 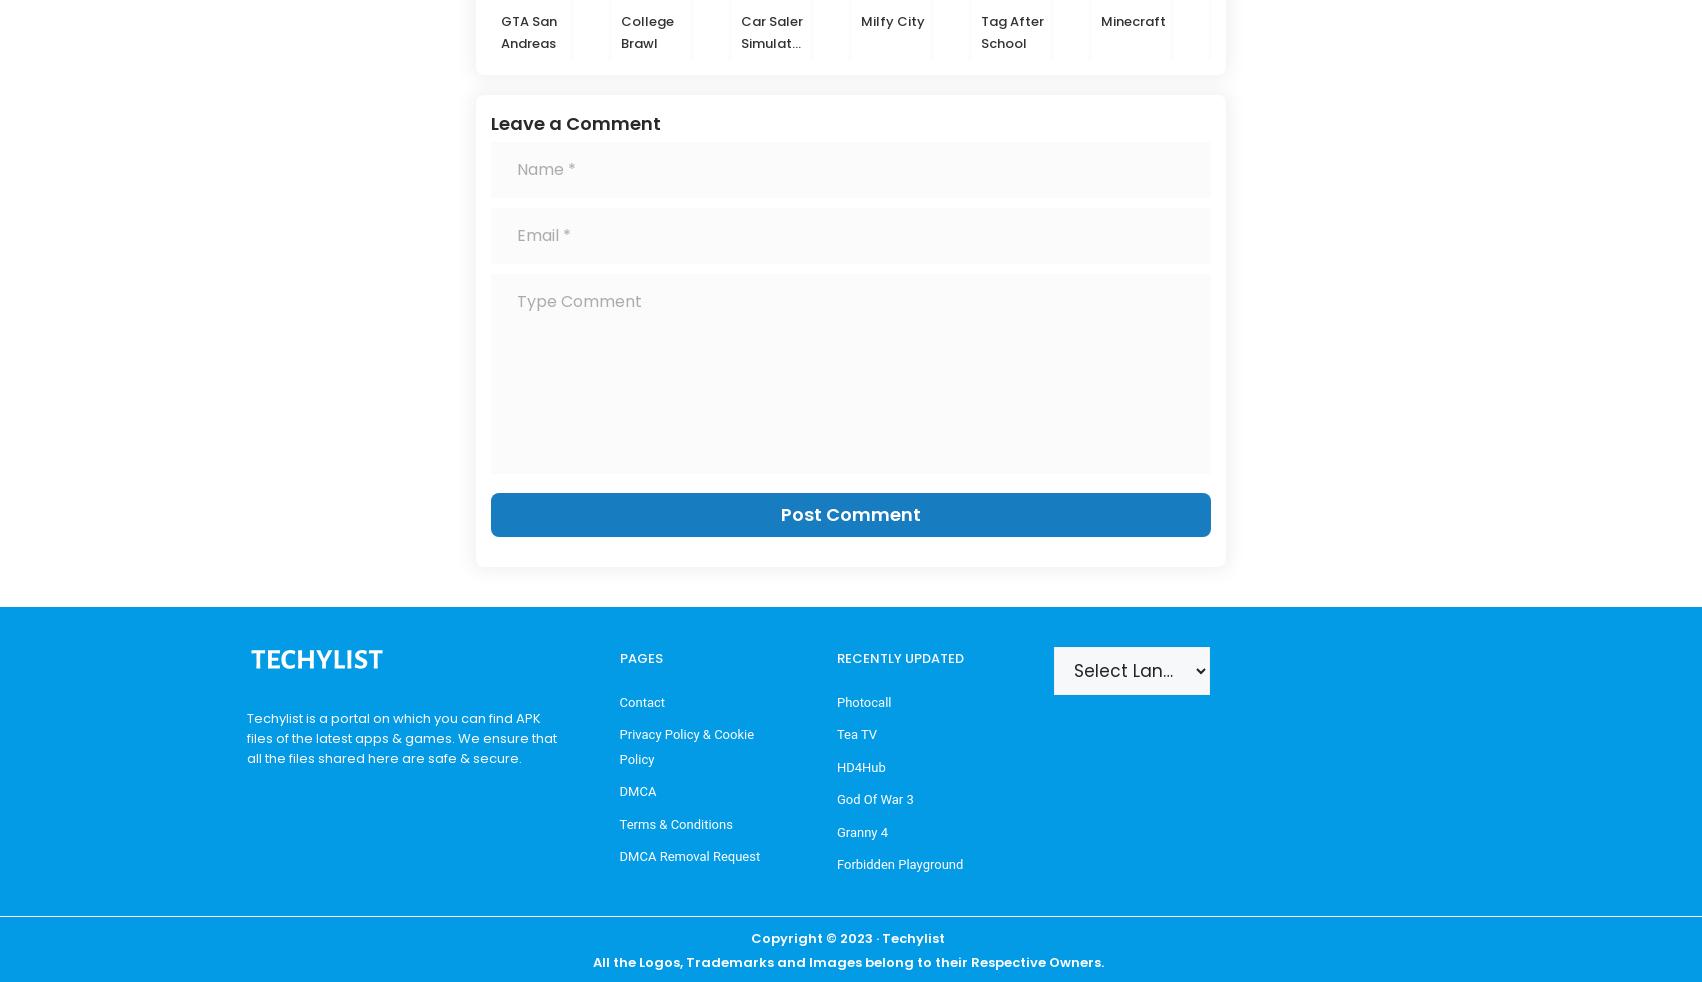 I want to click on 'Tekken 3', so click(x=1579, y=19).